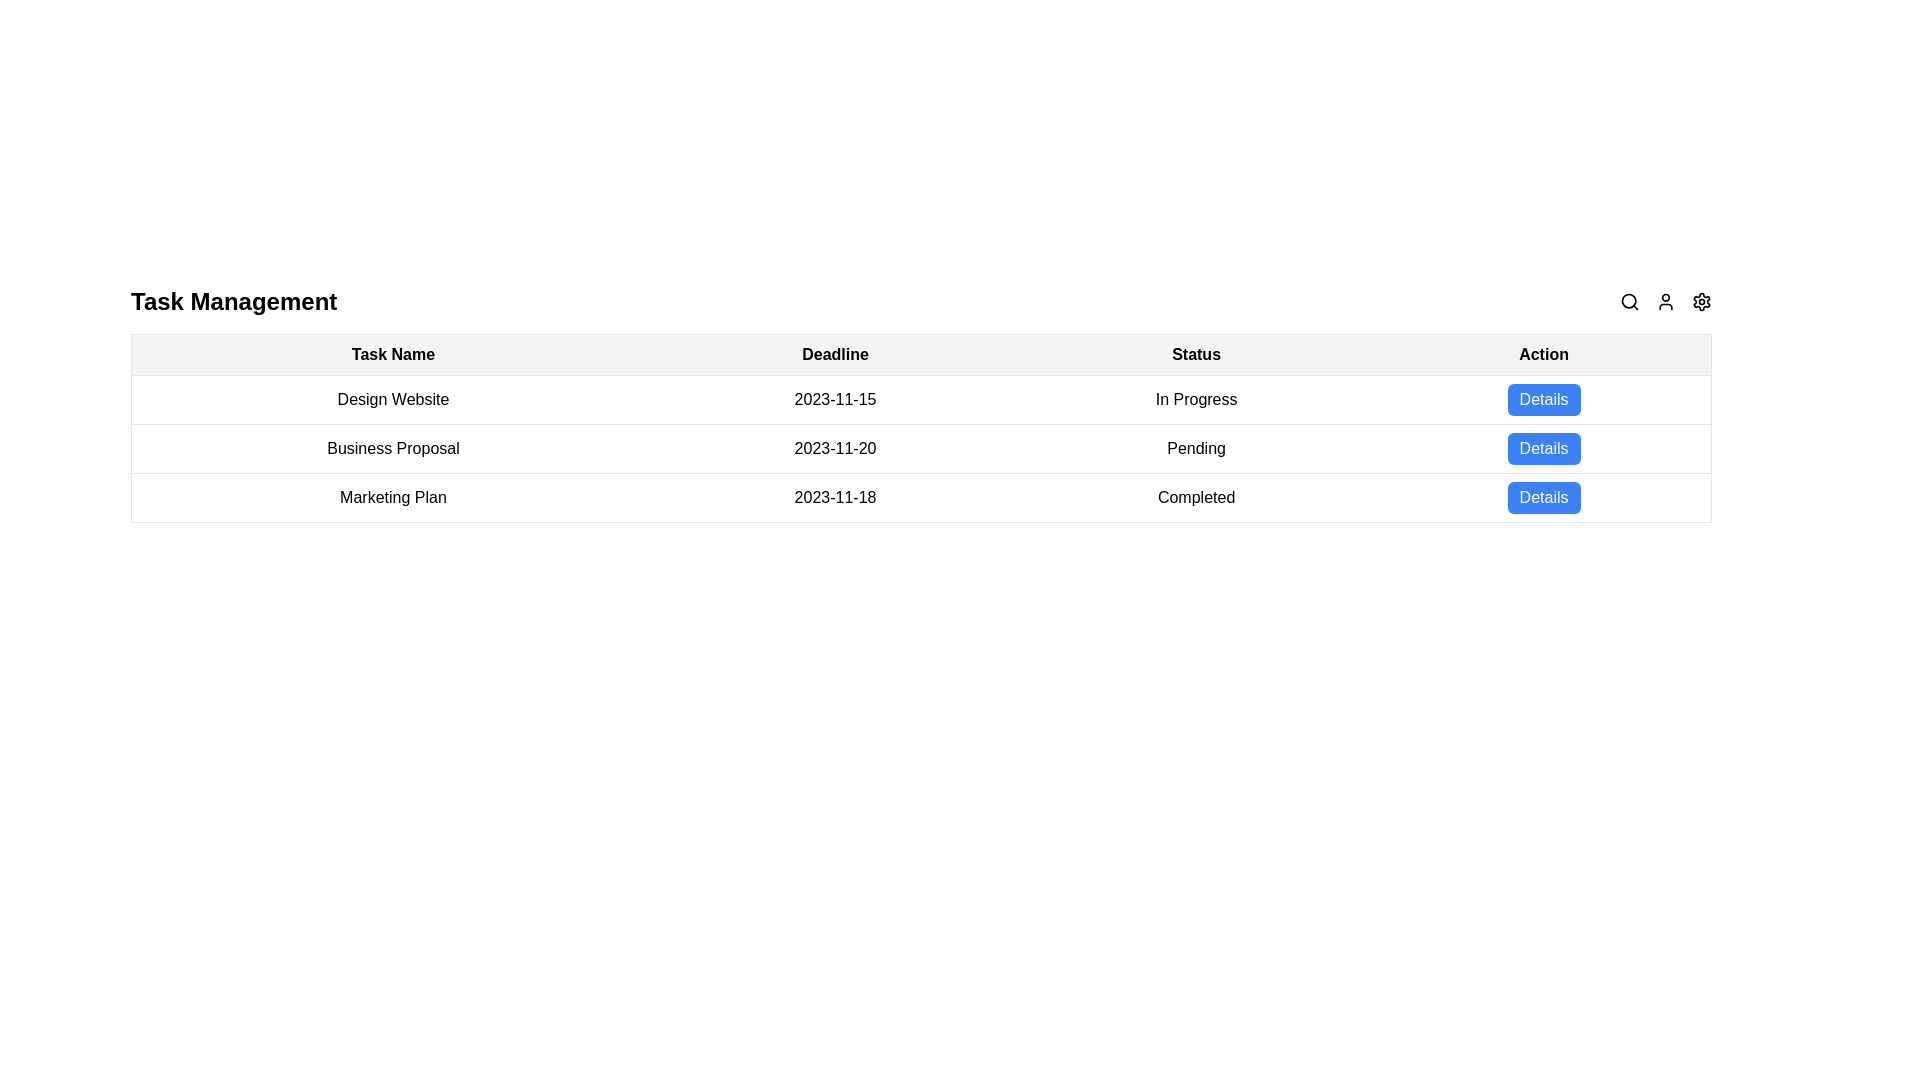  What do you see at coordinates (393, 447) in the screenshot?
I see `the 'Business Proposal' text label in the task management interface, located in the second row under the 'Task Name' column` at bounding box center [393, 447].